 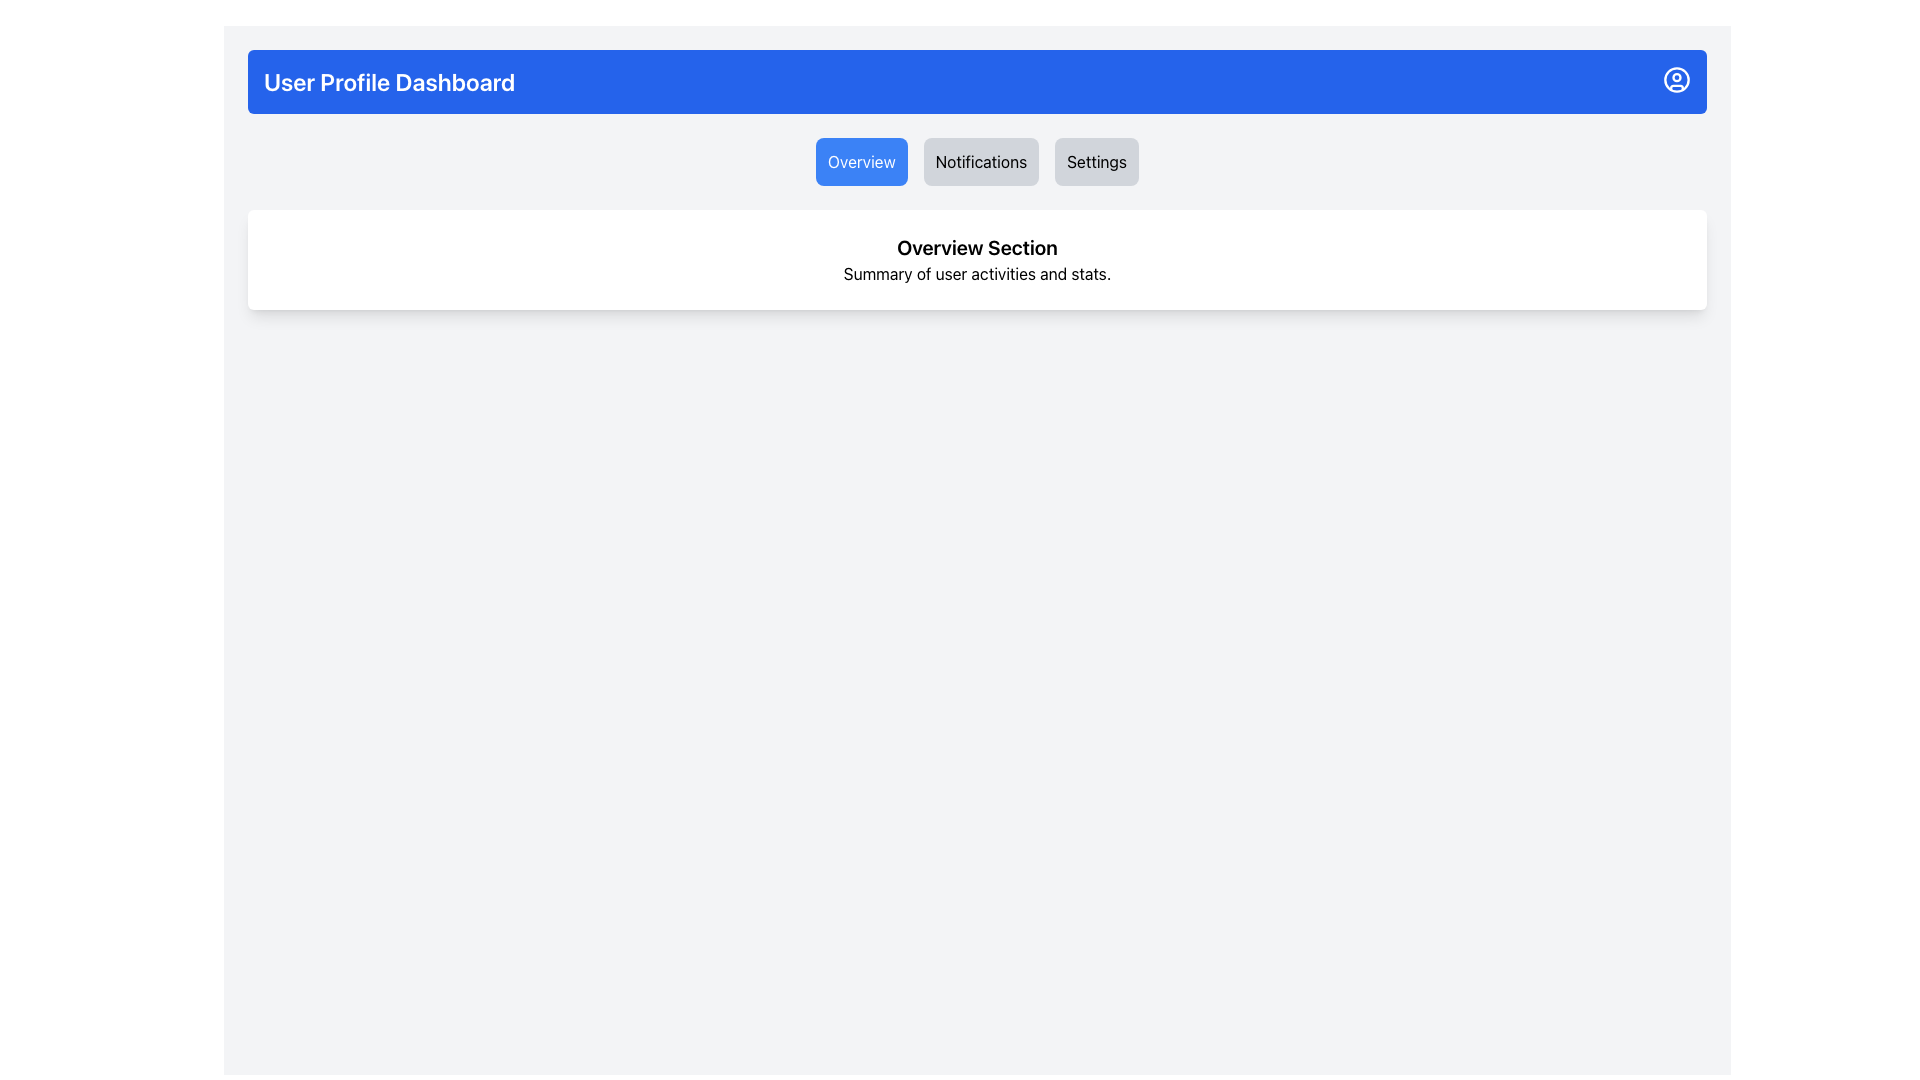 I want to click on 'User Profile Dashboard' text label that is prominently displayed in white on a blue background, located at the top-left section of the interface, so click(x=389, y=80).